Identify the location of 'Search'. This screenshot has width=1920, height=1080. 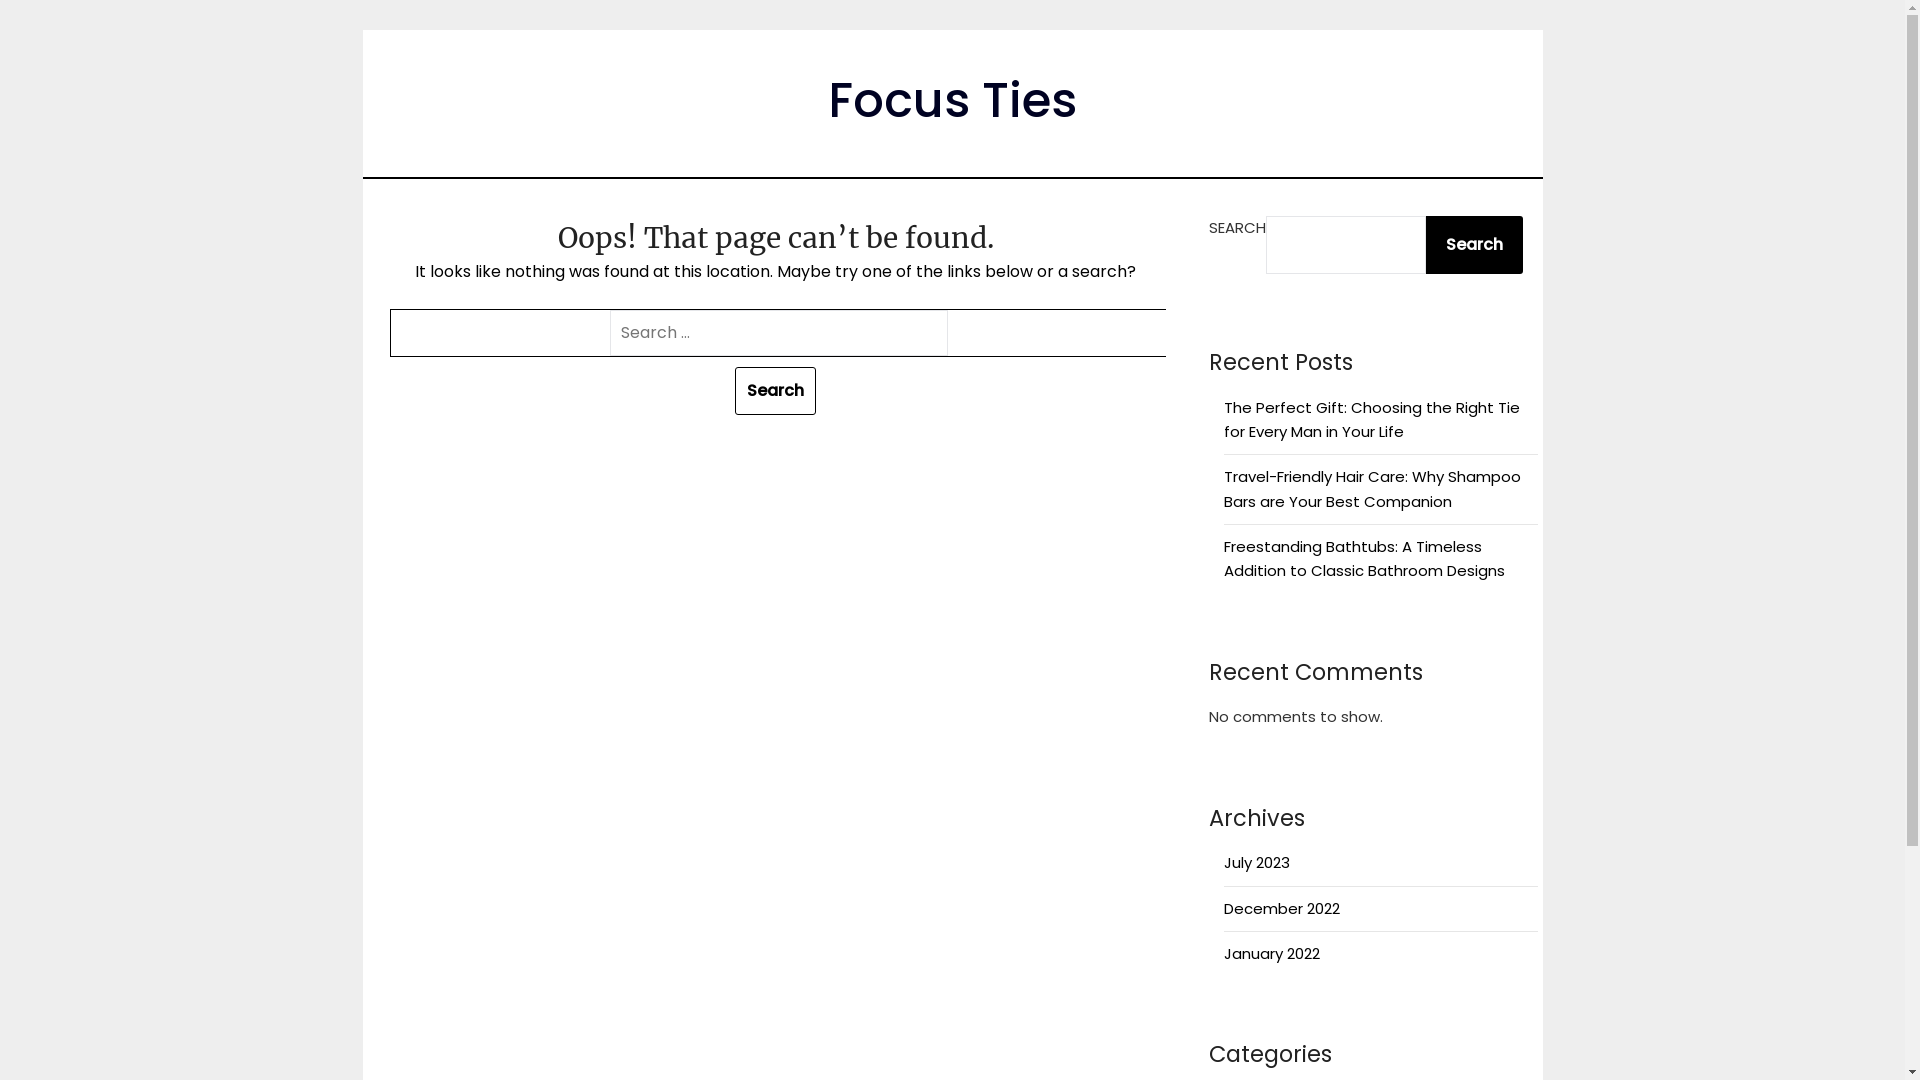
(1474, 244).